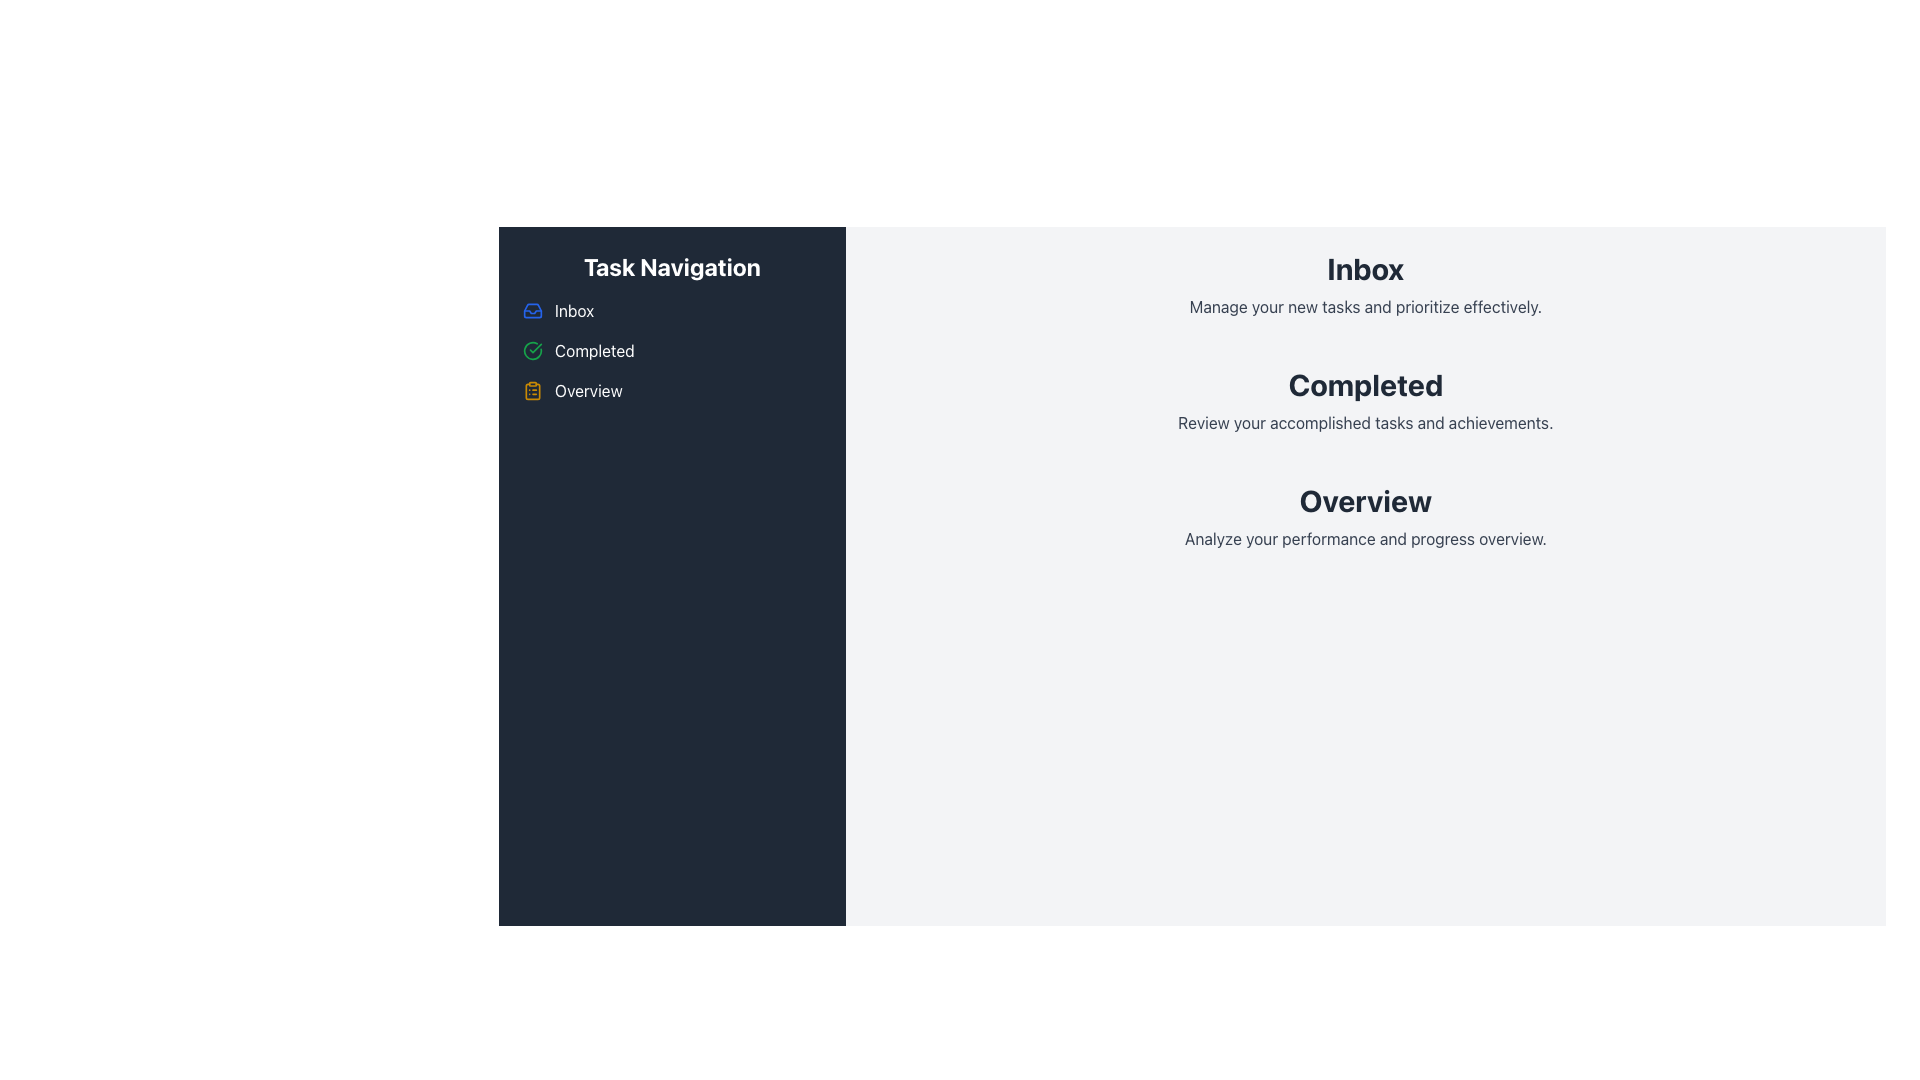  I want to click on the text element displaying 'Analyze your performance and progress overview.' which is centrally aligned below the 'Overview' title, so click(1364, 538).